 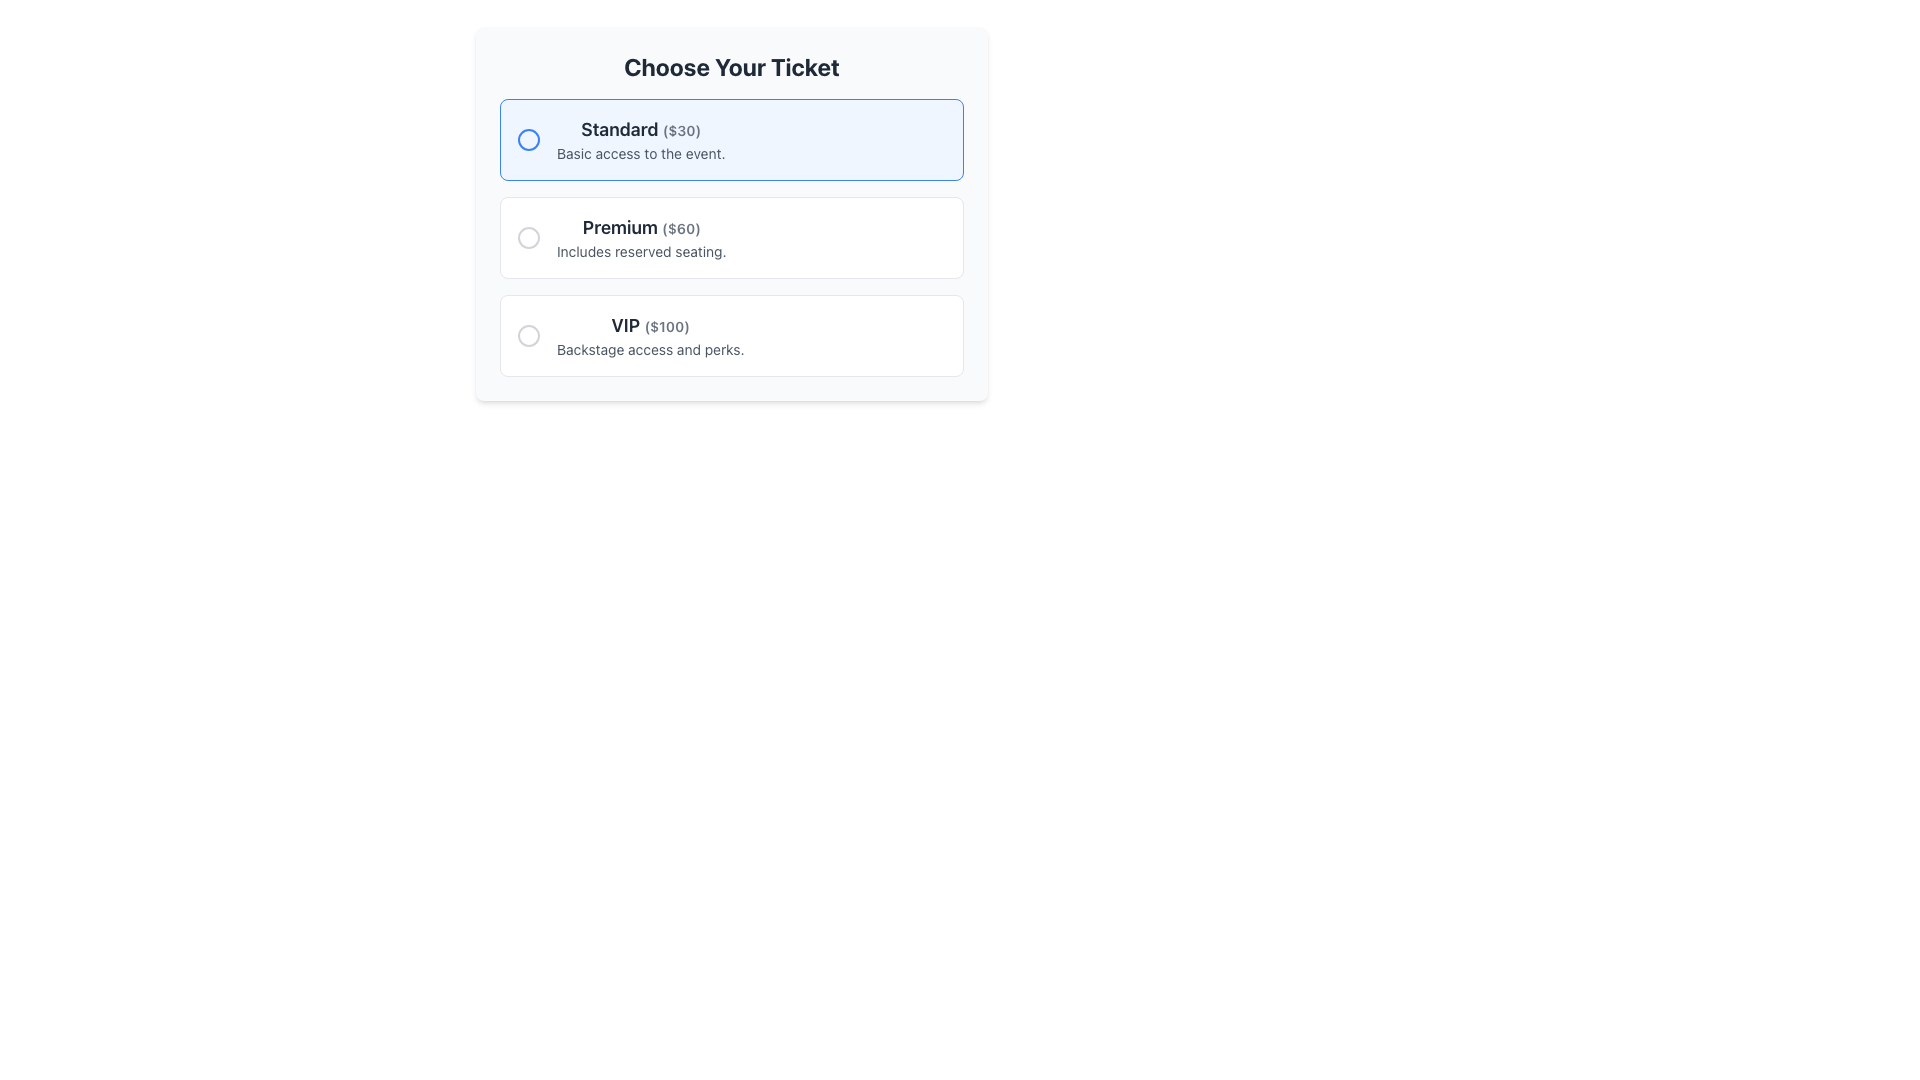 What do you see at coordinates (528, 237) in the screenshot?
I see `the circular radio button associated with the 'Premium ($60)' ticket option` at bounding box center [528, 237].